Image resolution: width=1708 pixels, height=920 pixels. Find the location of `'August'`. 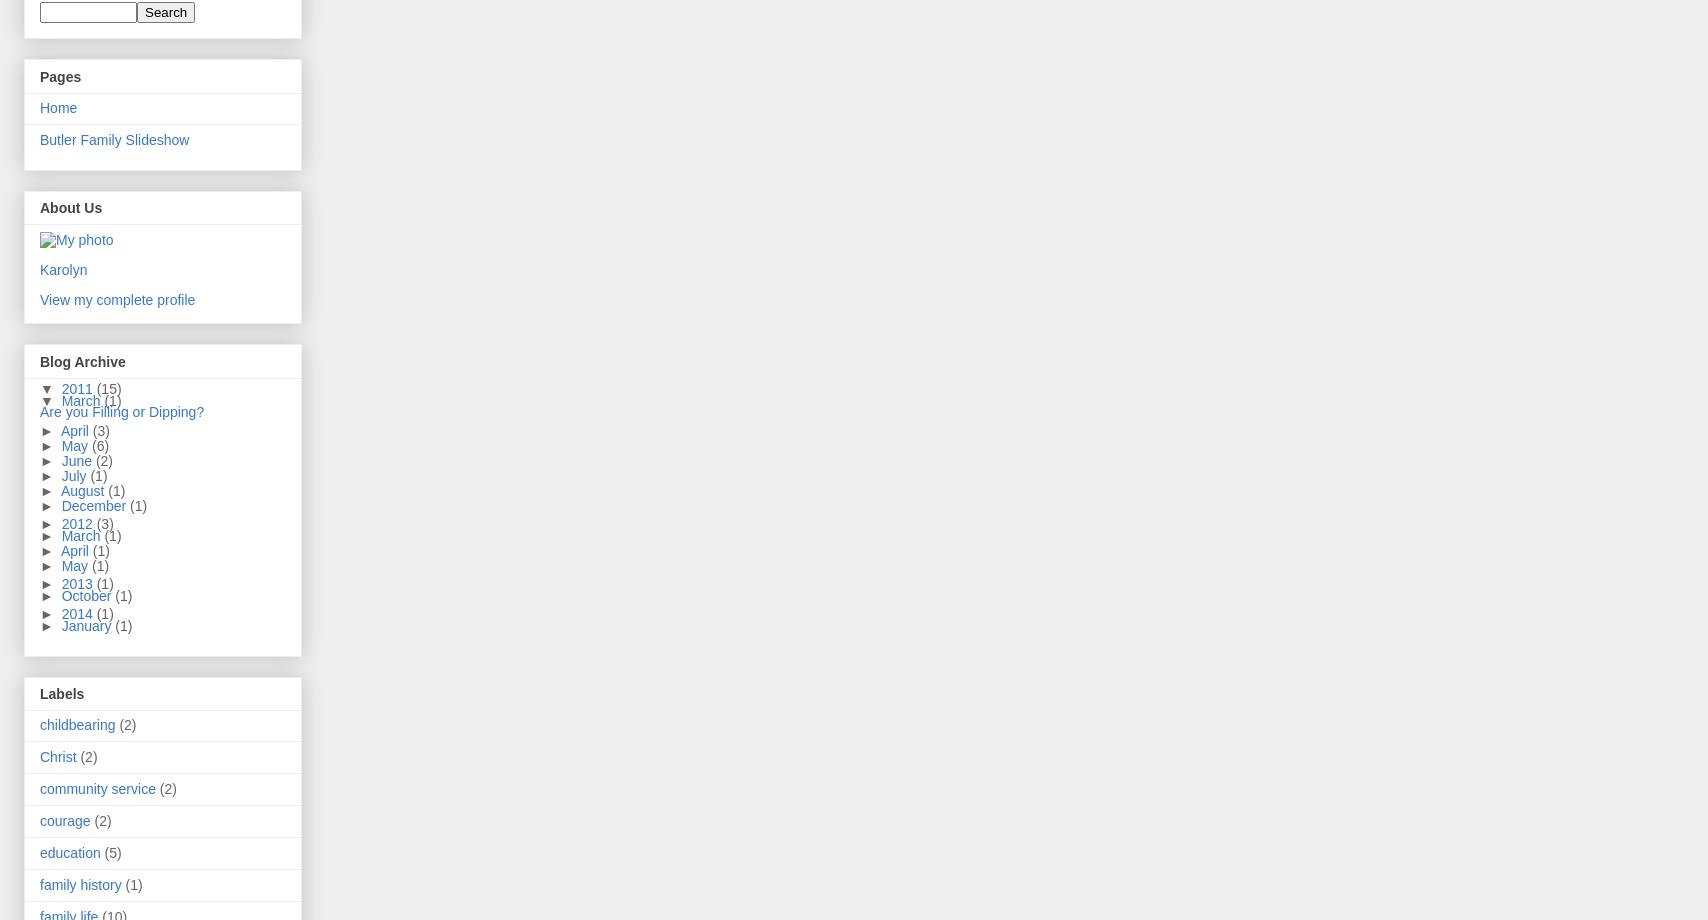

'August' is located at coordinates (84, 489).